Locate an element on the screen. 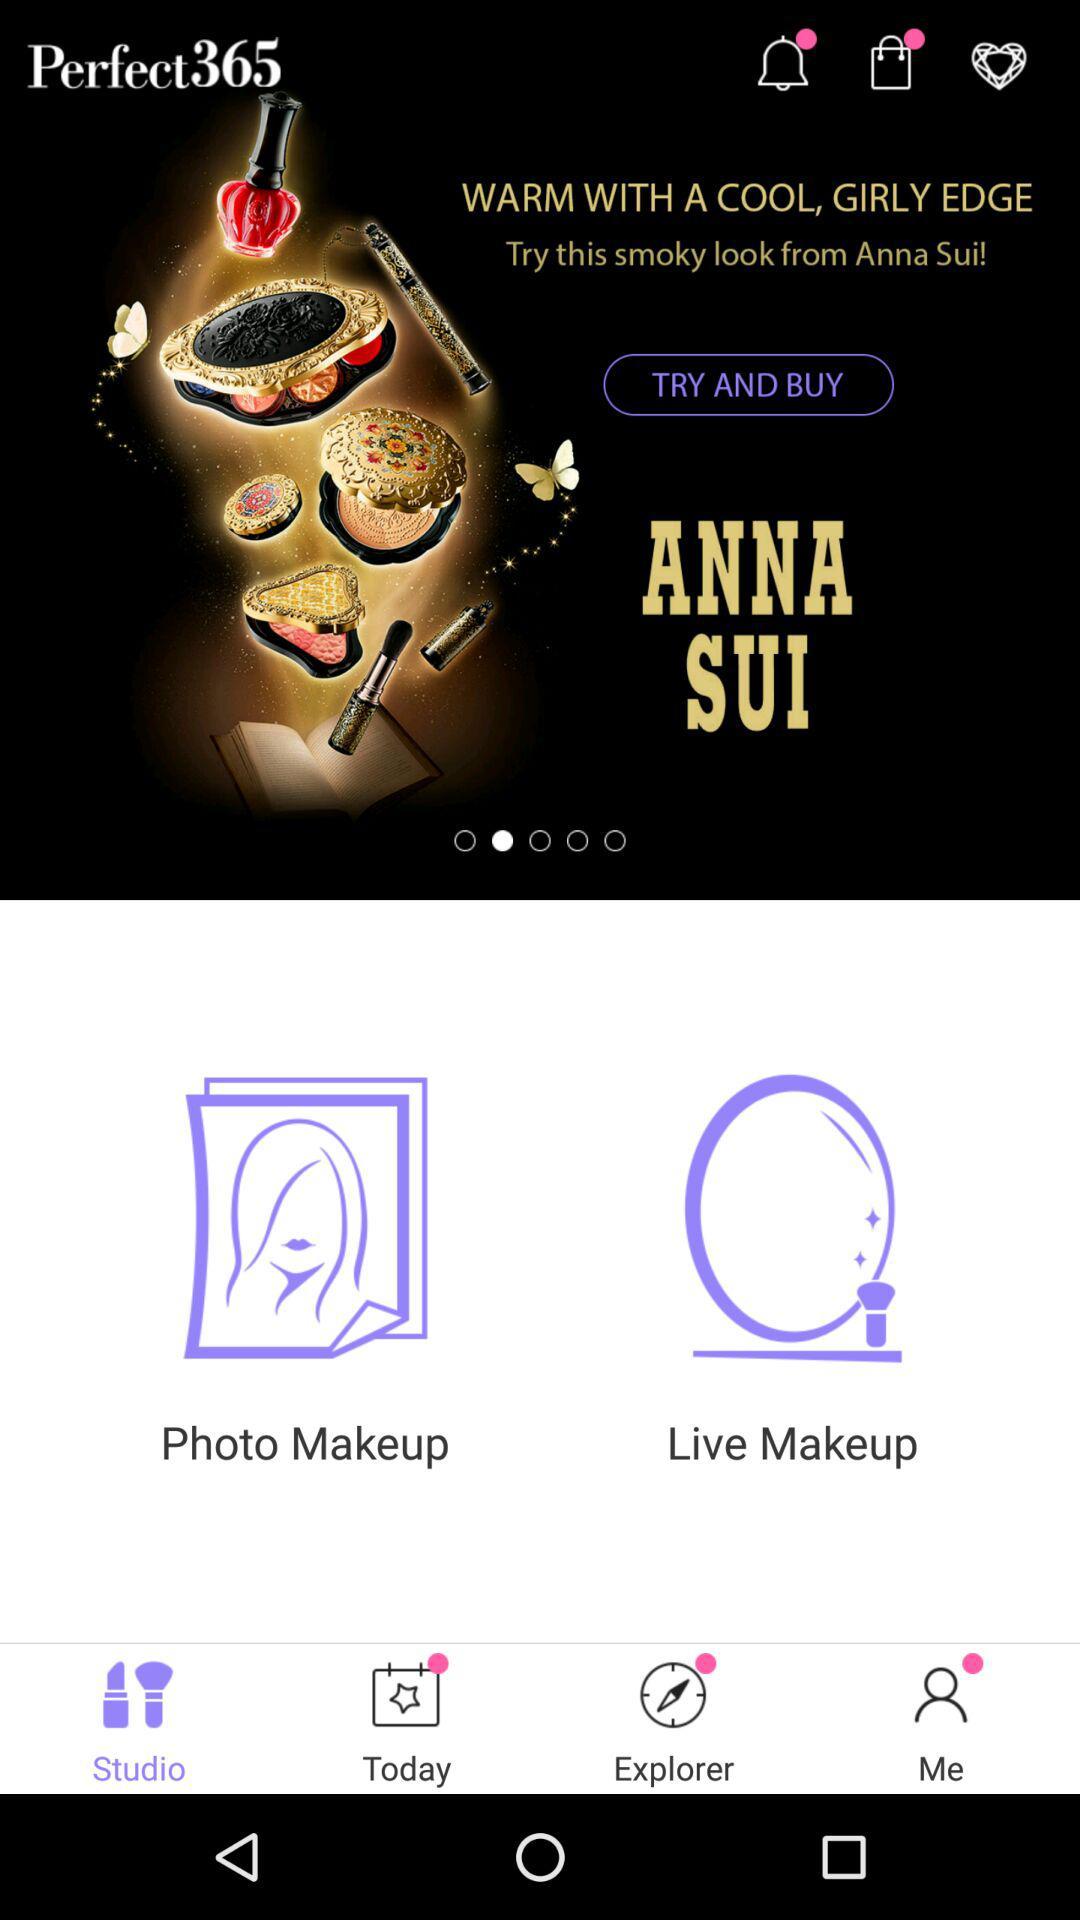  the shop icon is located at coordinates (889, 67).